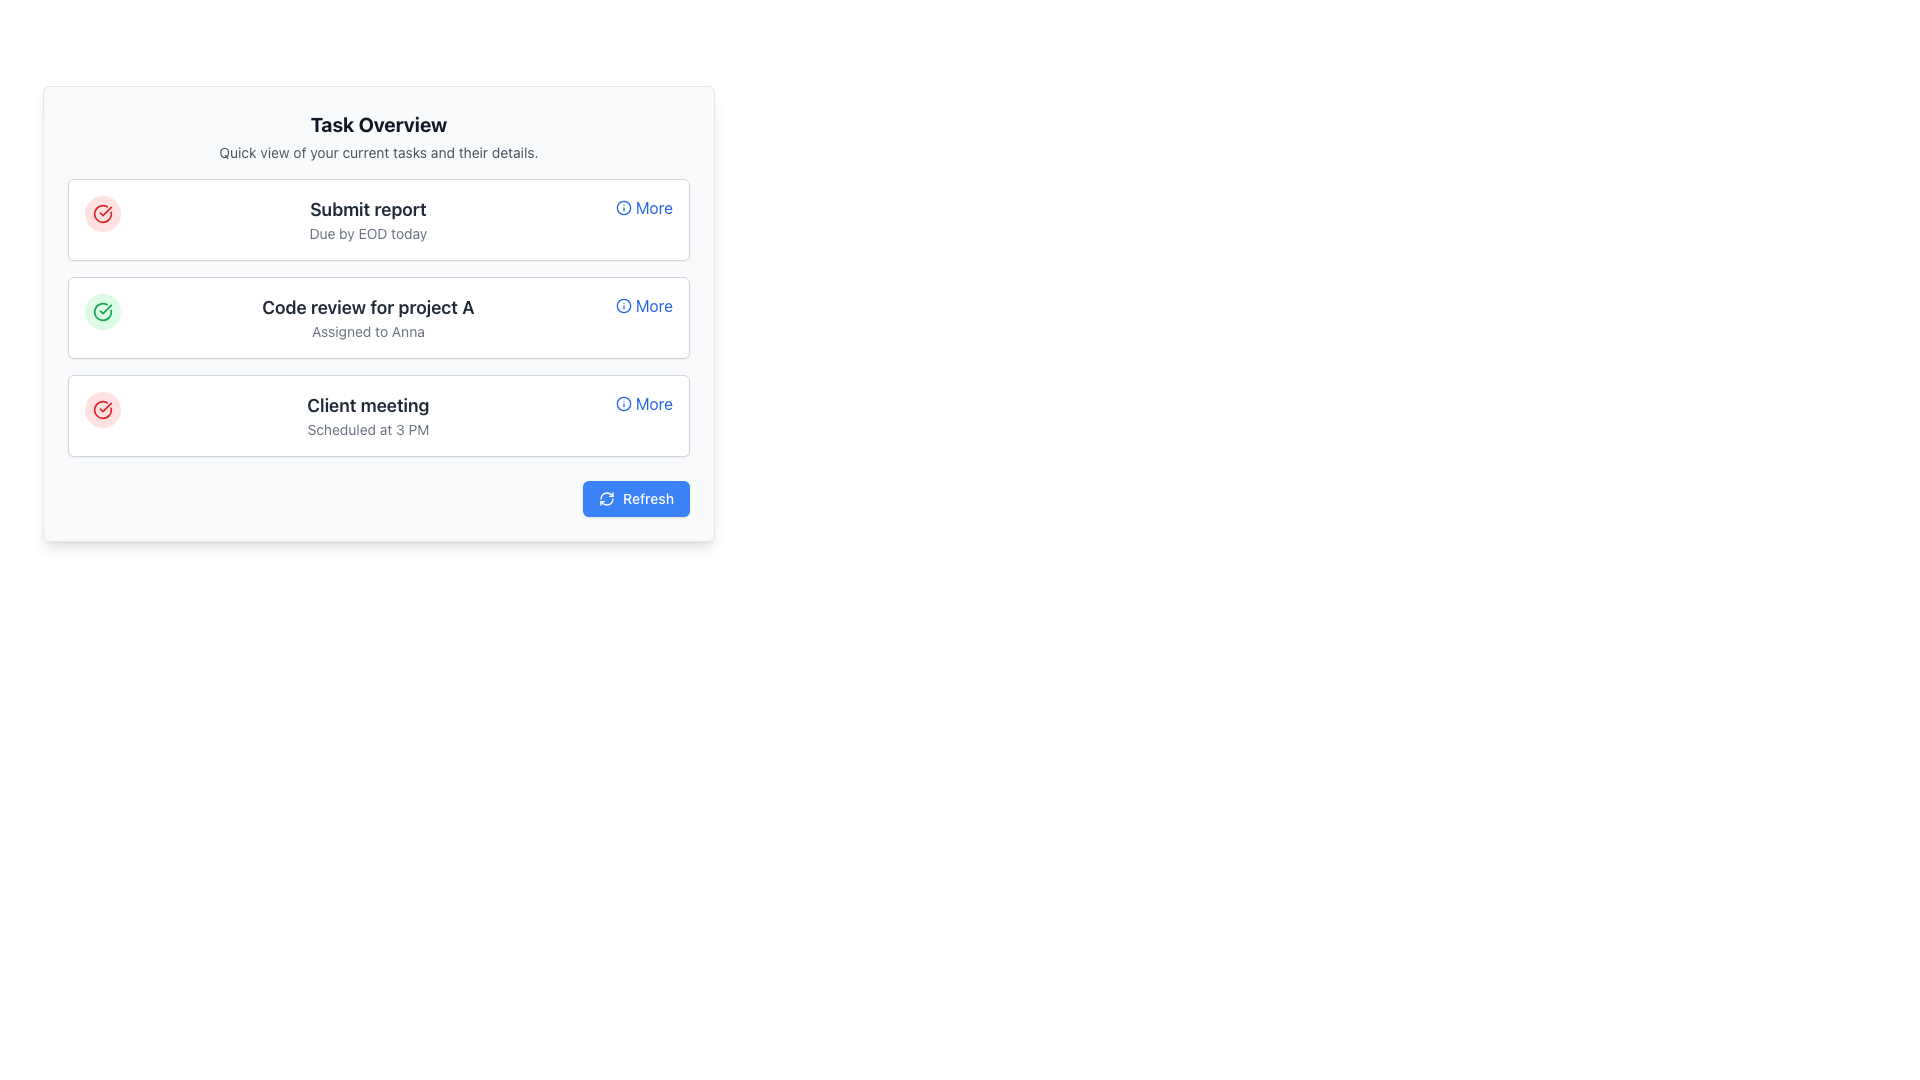 This screenshot has height=1080, width=1920. I want to click on the 'Submit report' text label, which is displayed in bold, large dark gray font at the top center of the first list item in the task list section, so click(368, 209).